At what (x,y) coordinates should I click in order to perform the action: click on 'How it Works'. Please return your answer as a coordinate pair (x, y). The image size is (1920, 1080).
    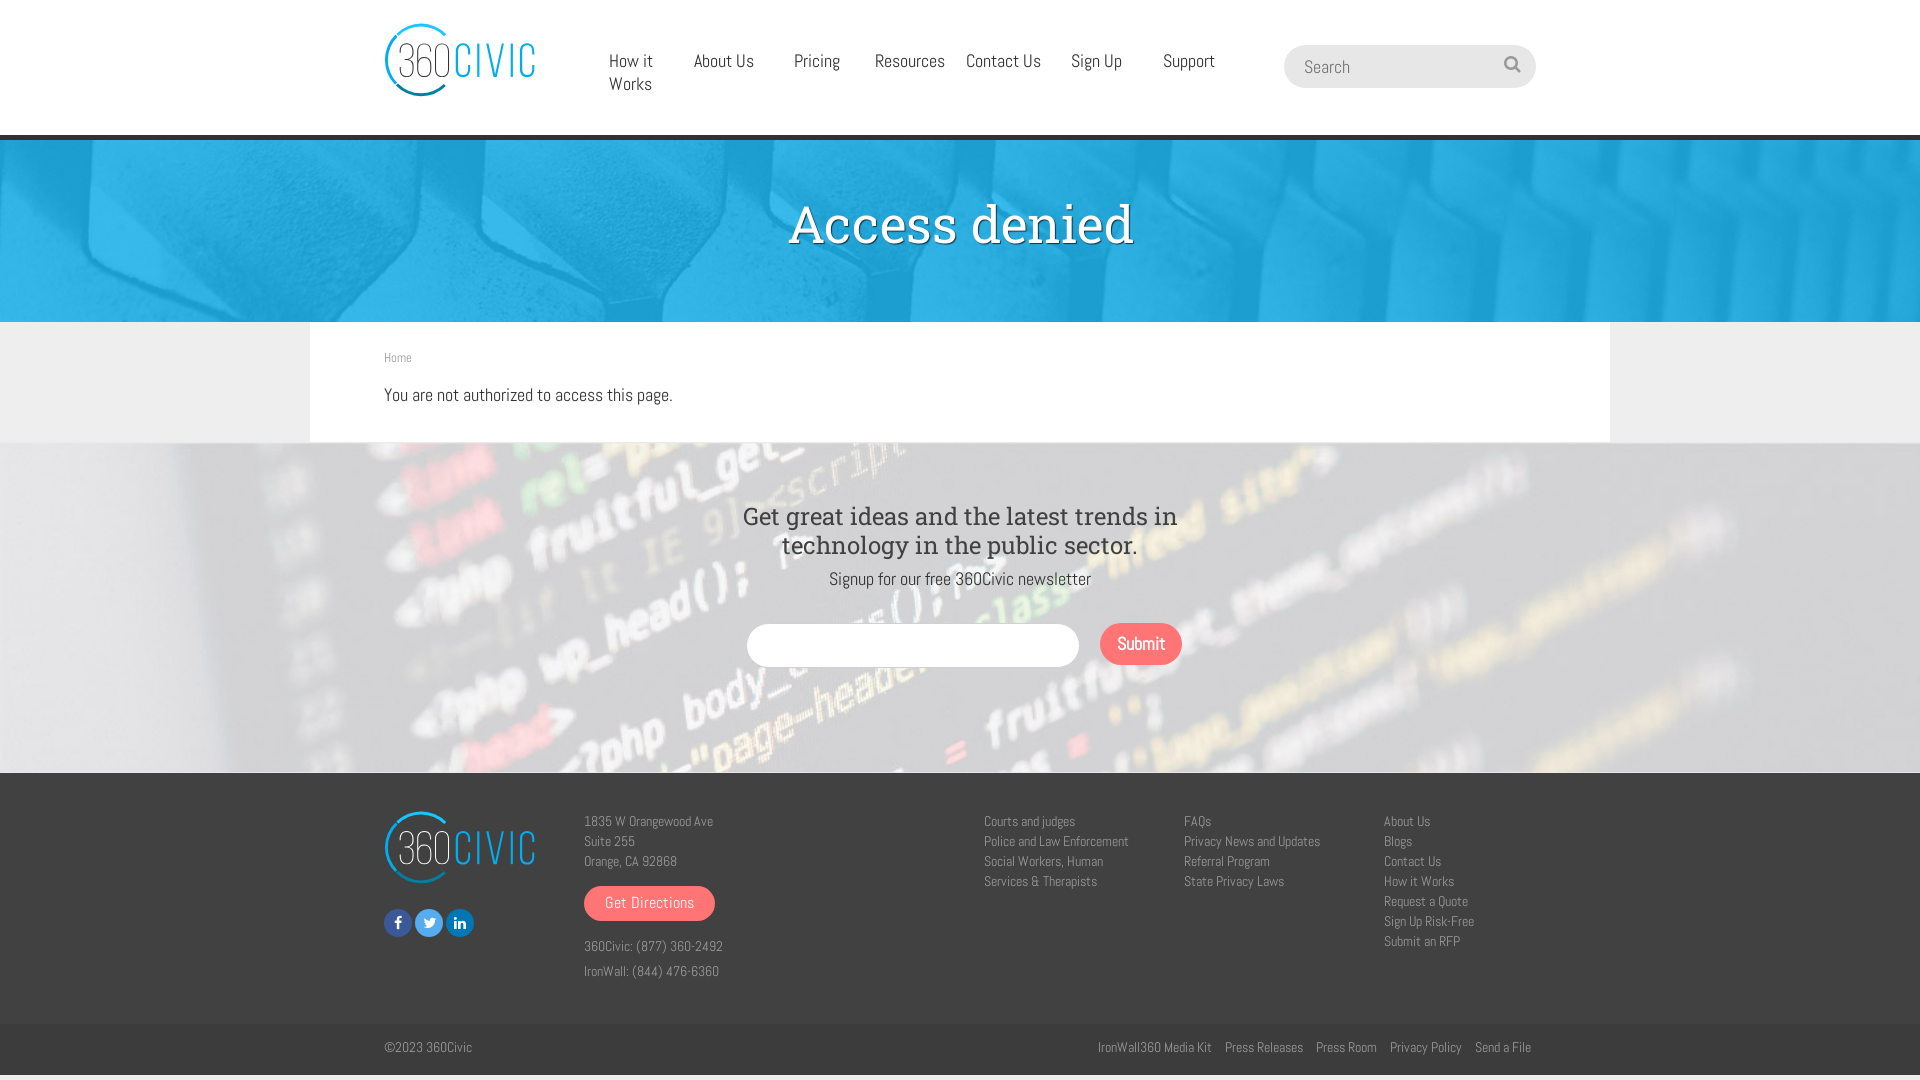
    Looking at the image, I should click on (629, 72).